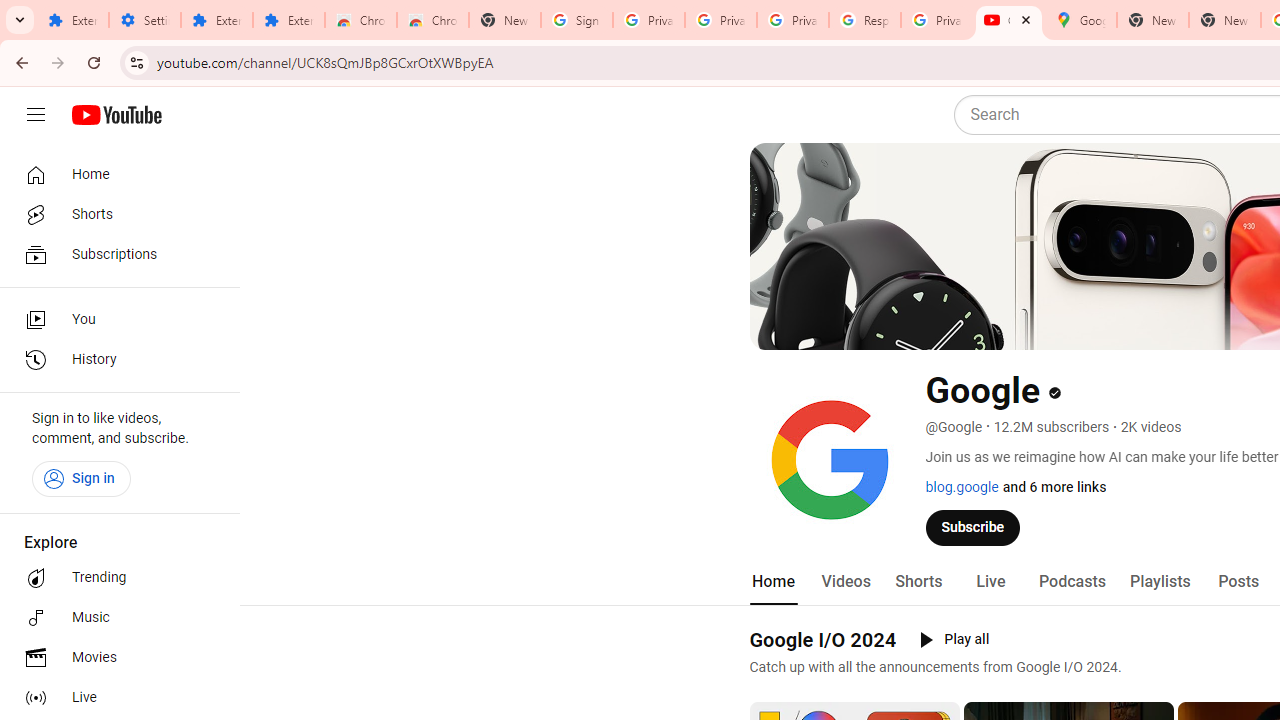  What do you see at coordinates (135, 61) in the screenshot?
I see `'View site information'` at bounding box center [135, 61].